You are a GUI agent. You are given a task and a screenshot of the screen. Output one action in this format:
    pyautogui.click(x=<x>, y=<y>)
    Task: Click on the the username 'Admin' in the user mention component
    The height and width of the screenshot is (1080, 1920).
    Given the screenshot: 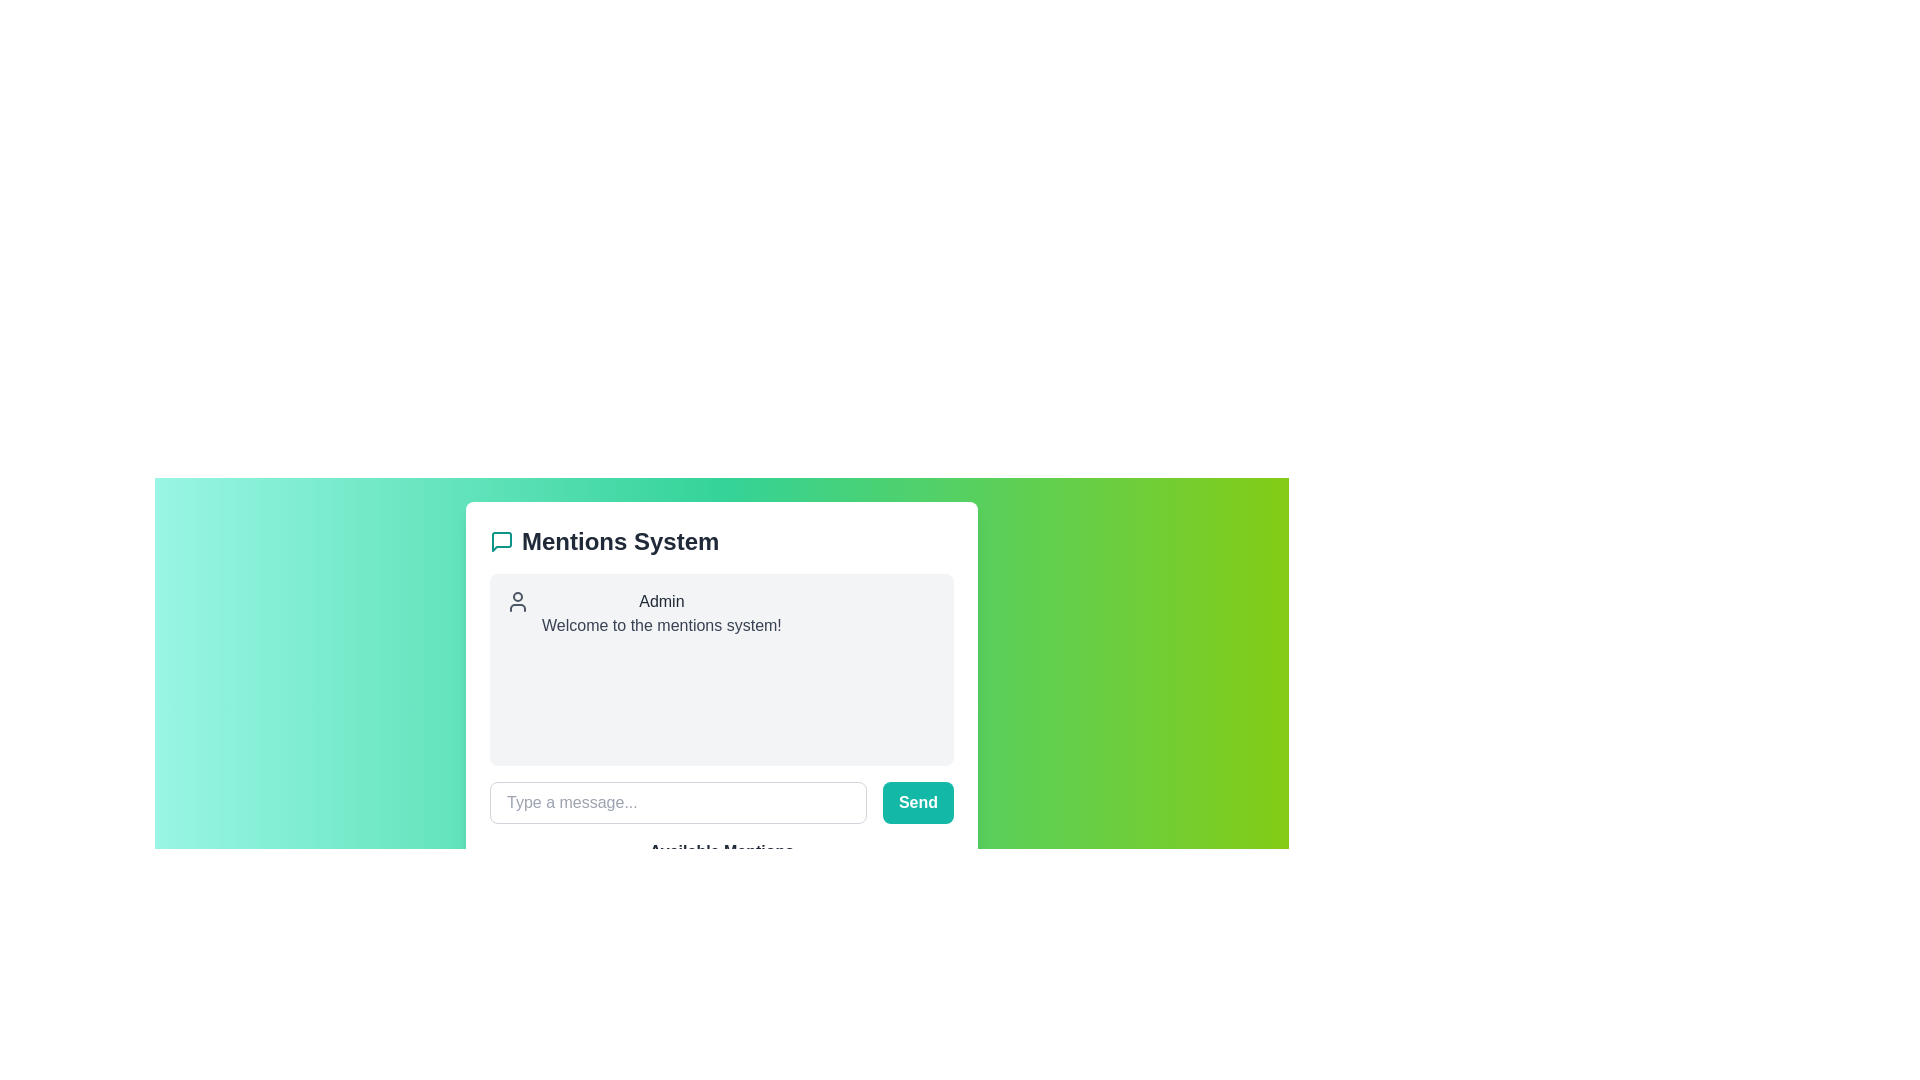 What is the action you would take?
    pyautogui.click(x=720, y=612)
    